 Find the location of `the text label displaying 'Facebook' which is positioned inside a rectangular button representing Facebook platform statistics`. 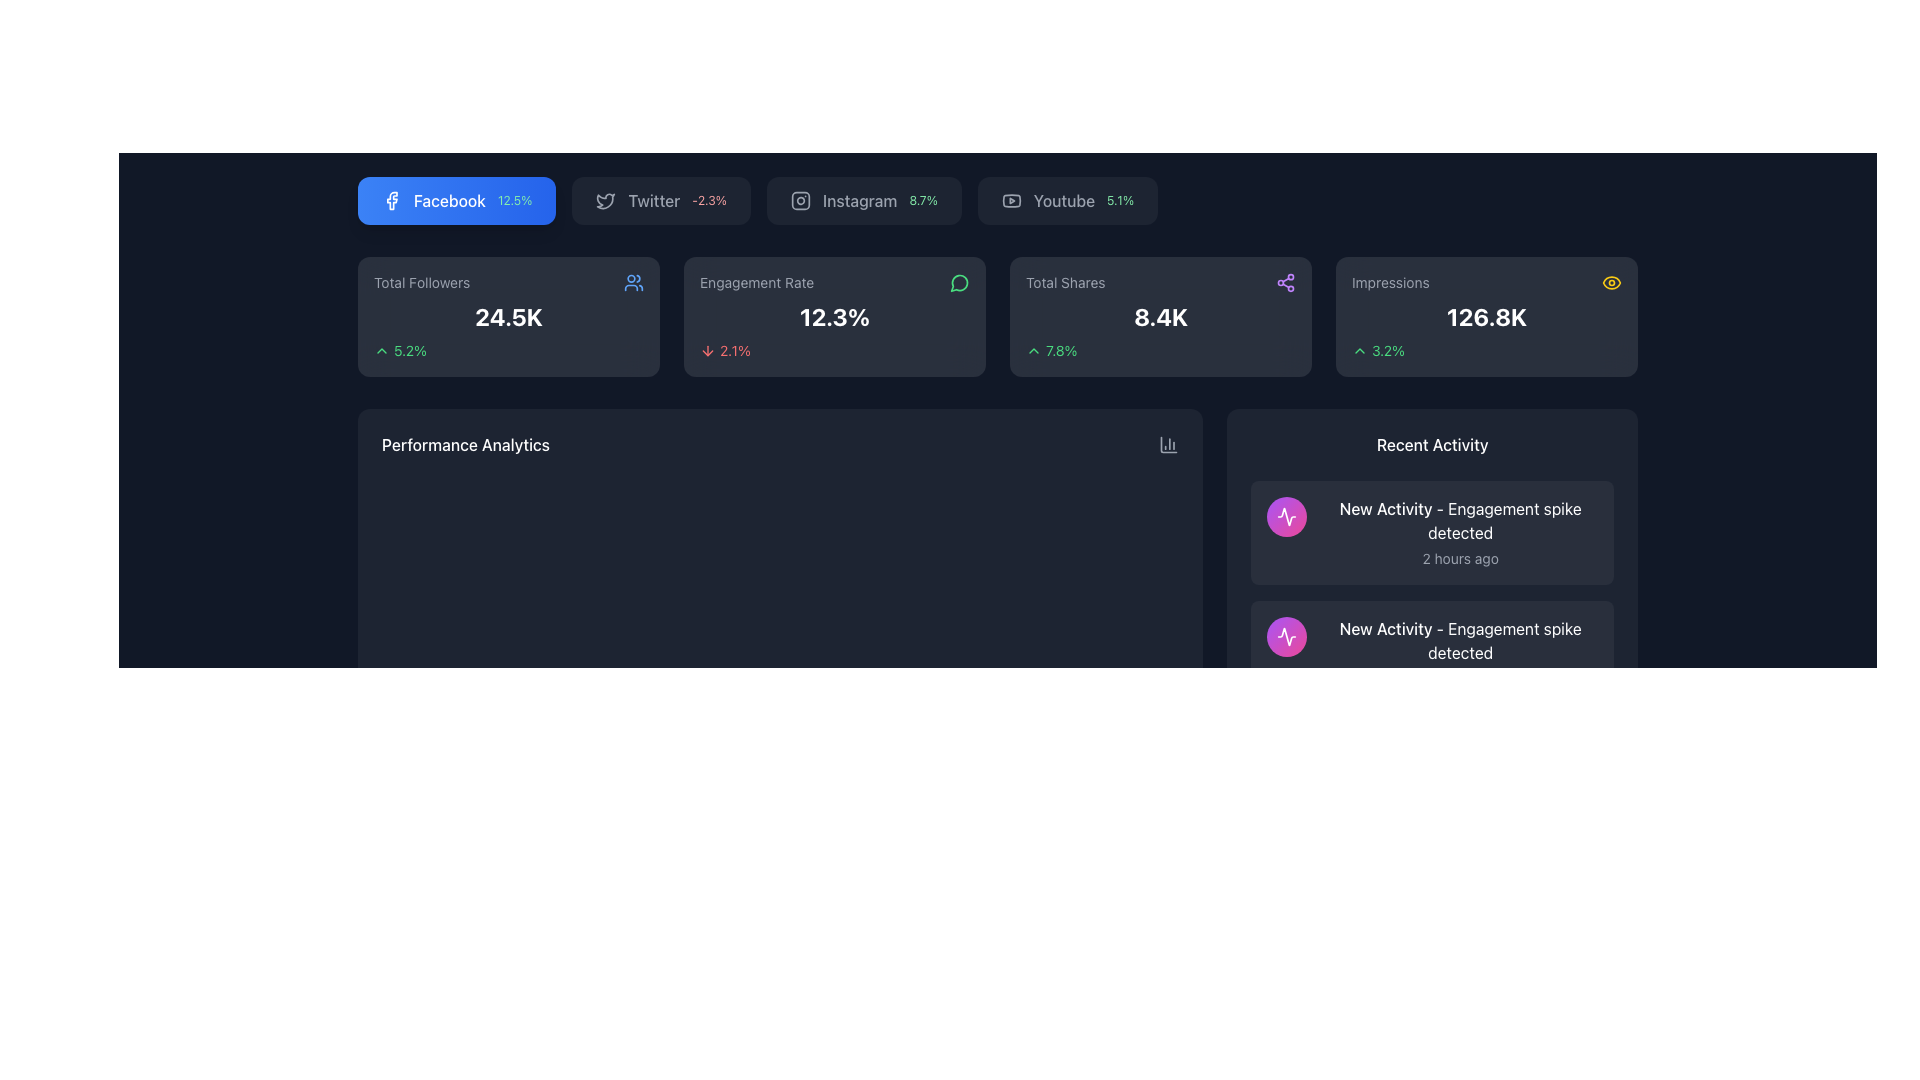

the text label displaying 'Facebook' which is positioned inside a rectangular button representing Facebook platform statistics is located at coordinates (449, 200).